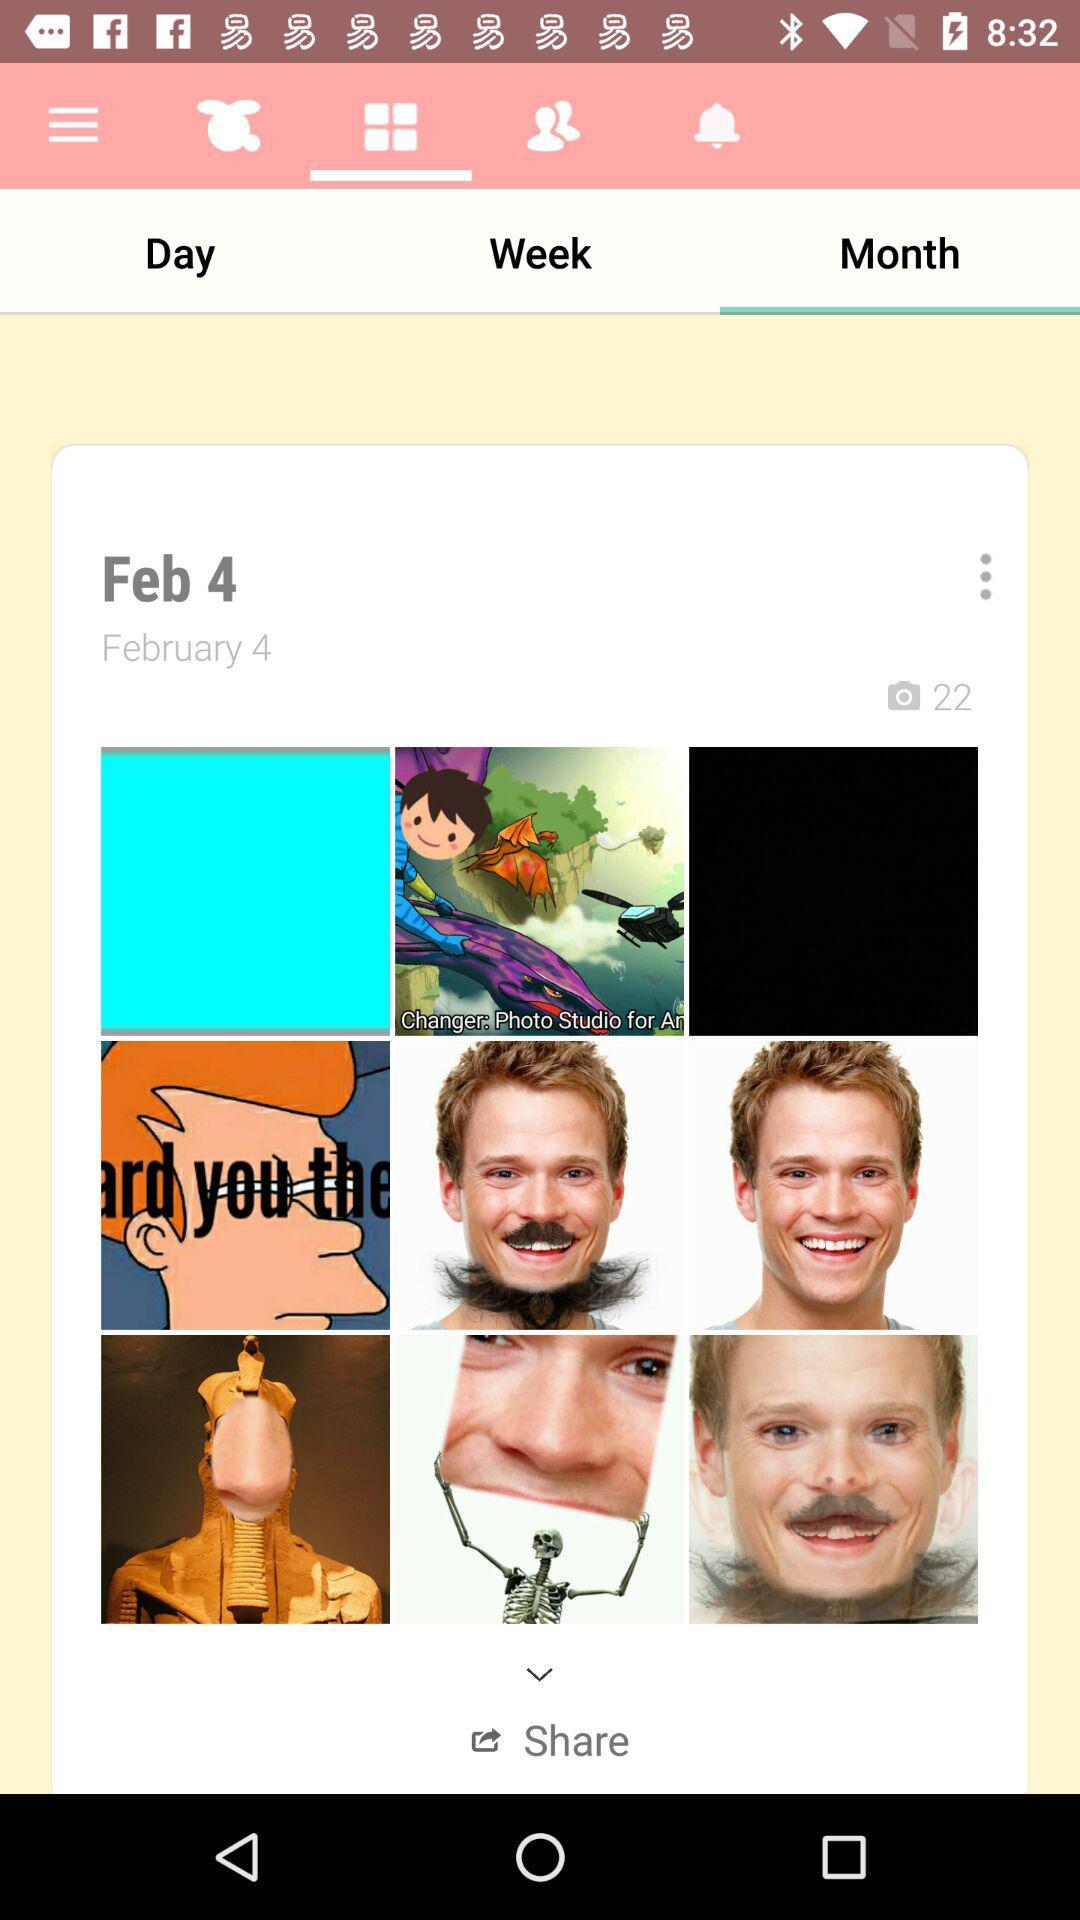 Image resolution: width=1080 pixels, height=1920 pixels. I want to click on click for more options, so click(971, 575).